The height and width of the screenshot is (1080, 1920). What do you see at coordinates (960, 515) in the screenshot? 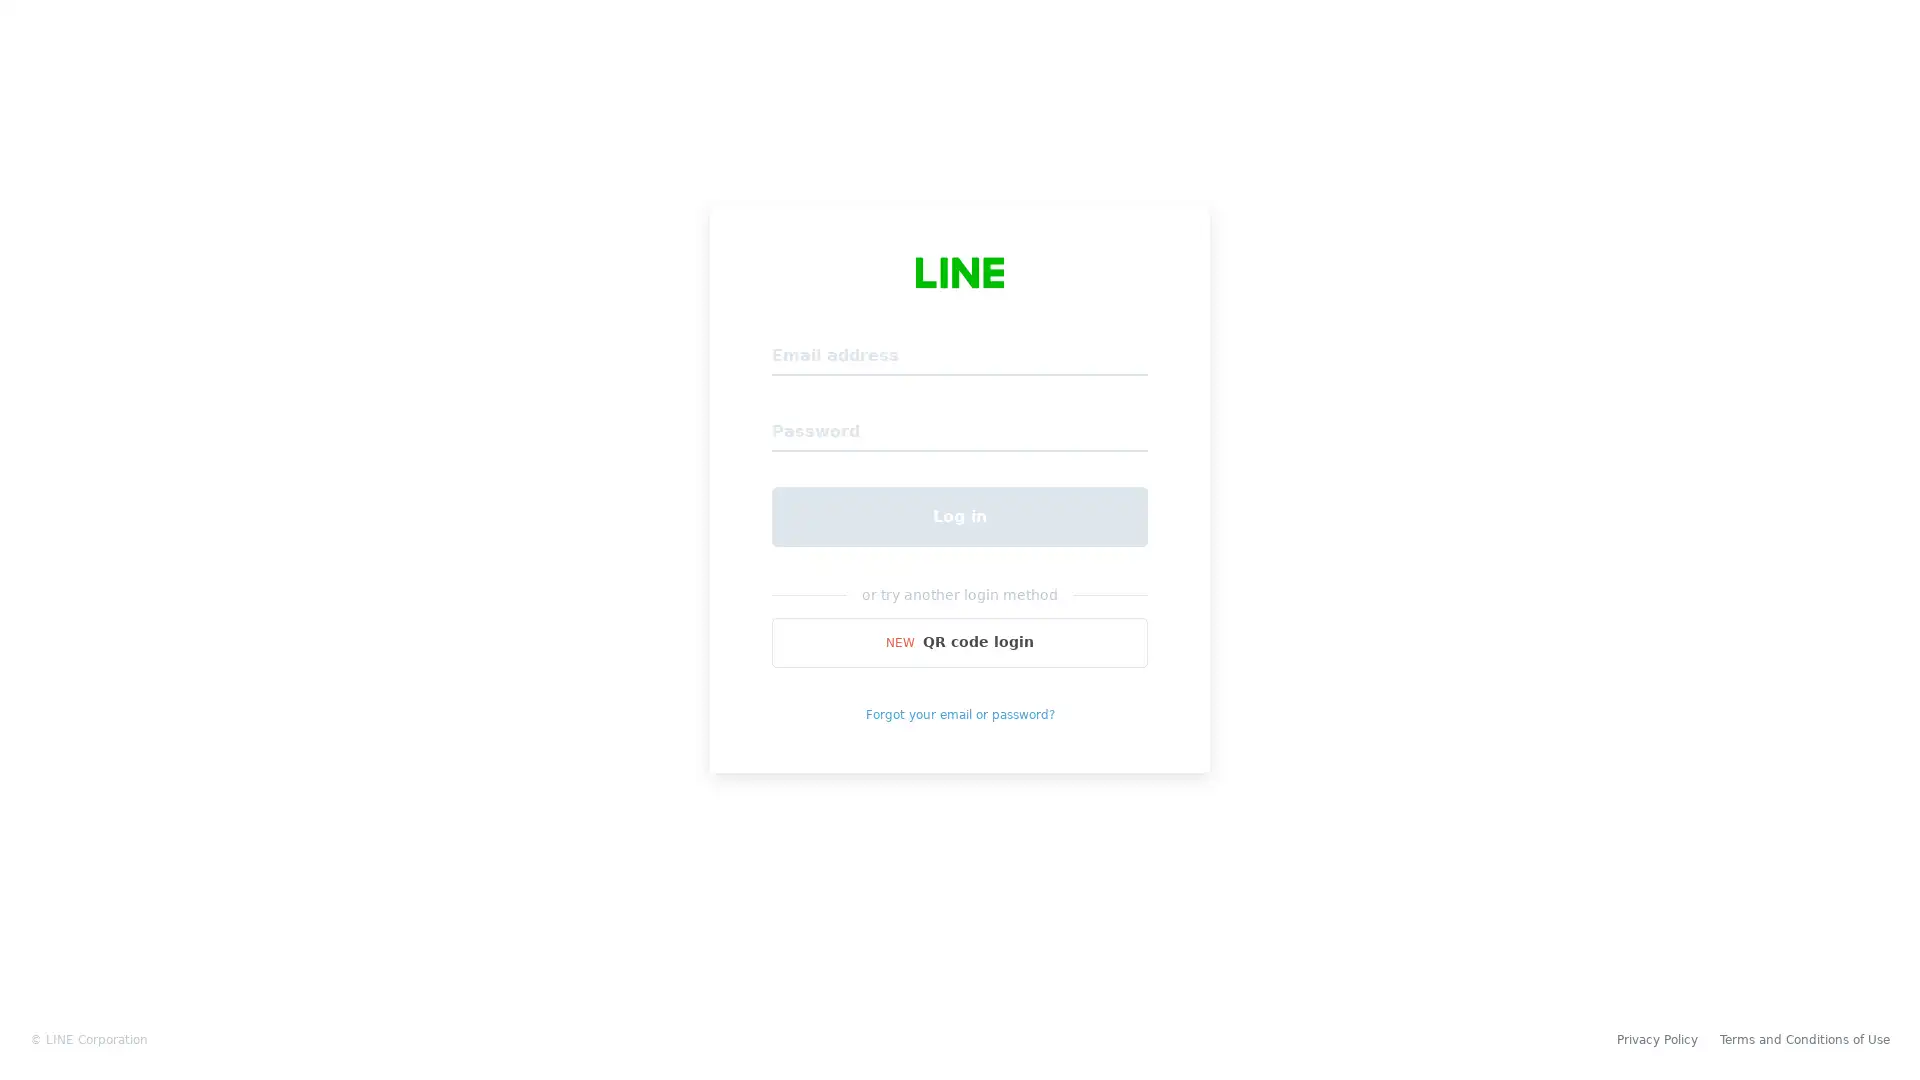
I see `Log in` at bounding box center [960, 515].